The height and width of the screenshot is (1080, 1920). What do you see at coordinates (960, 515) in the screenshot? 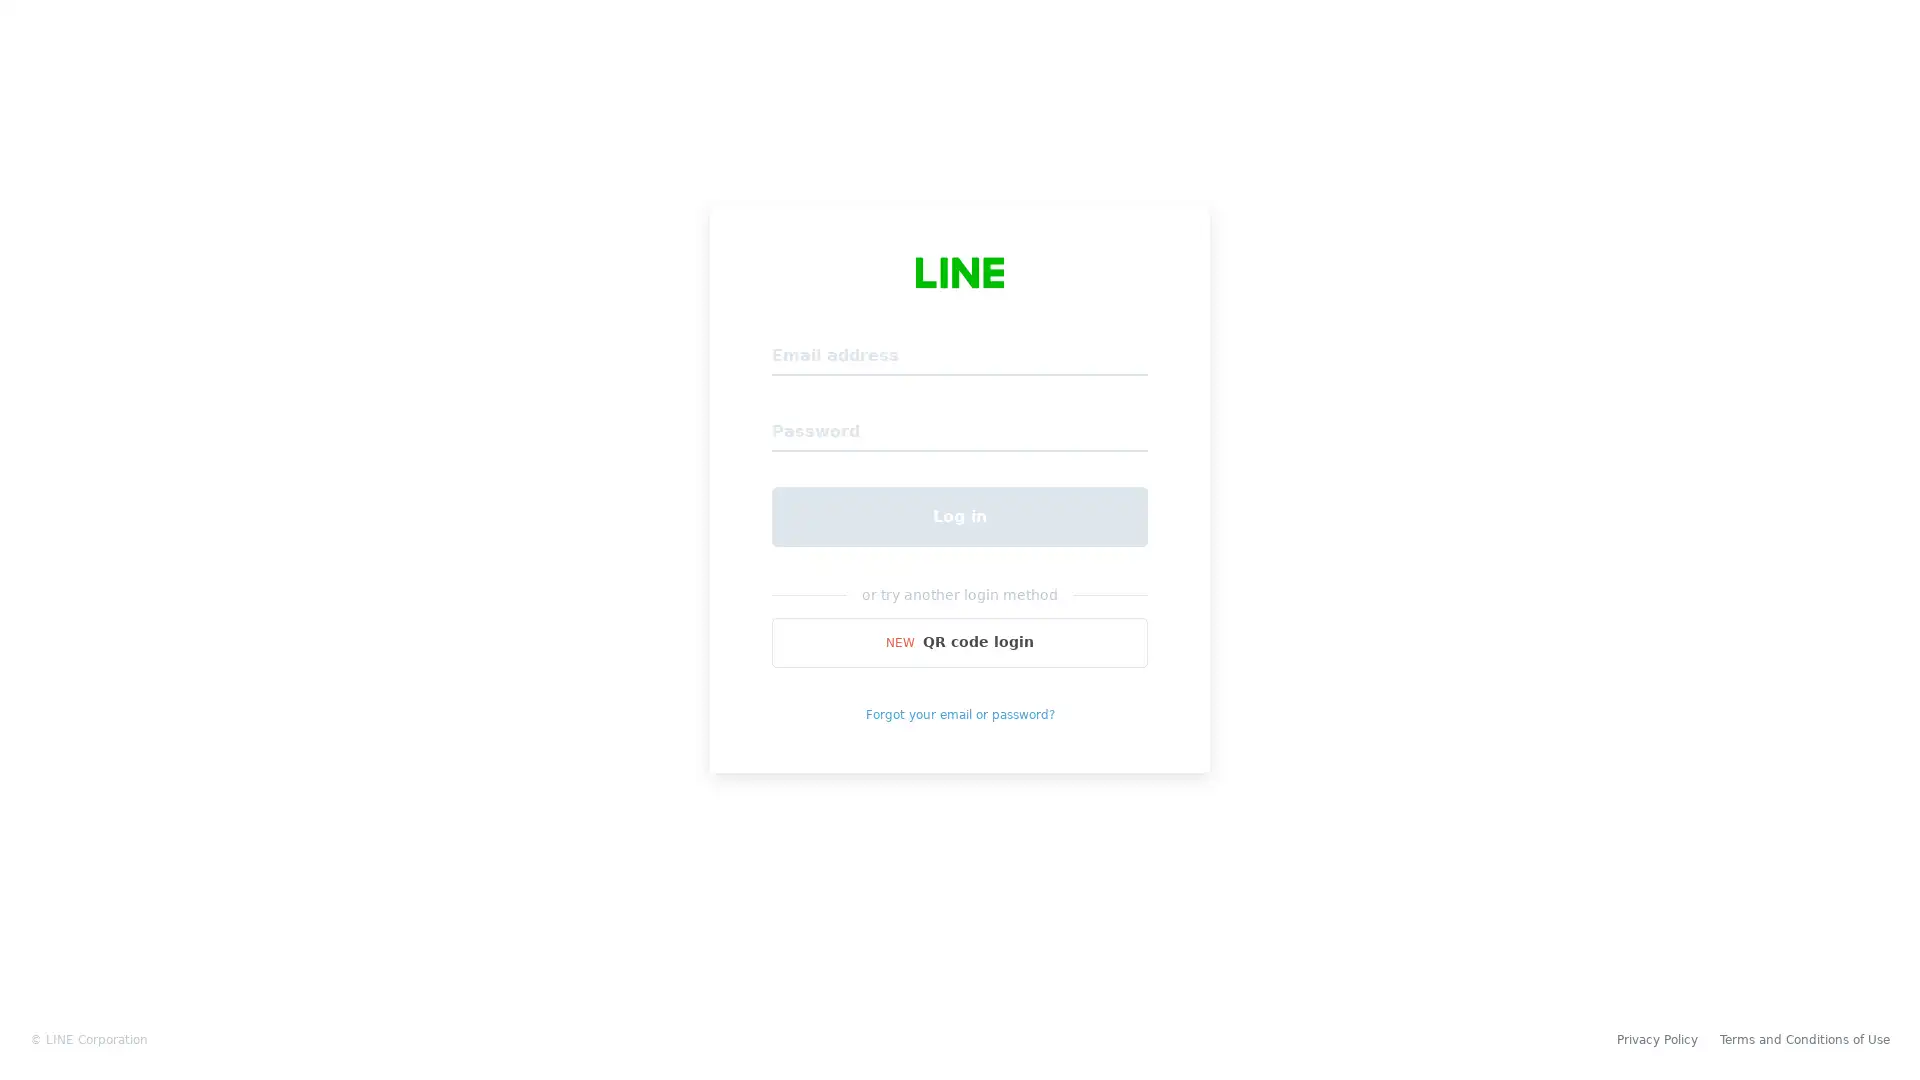
I see `Log in` at bounding box center [960, 515].